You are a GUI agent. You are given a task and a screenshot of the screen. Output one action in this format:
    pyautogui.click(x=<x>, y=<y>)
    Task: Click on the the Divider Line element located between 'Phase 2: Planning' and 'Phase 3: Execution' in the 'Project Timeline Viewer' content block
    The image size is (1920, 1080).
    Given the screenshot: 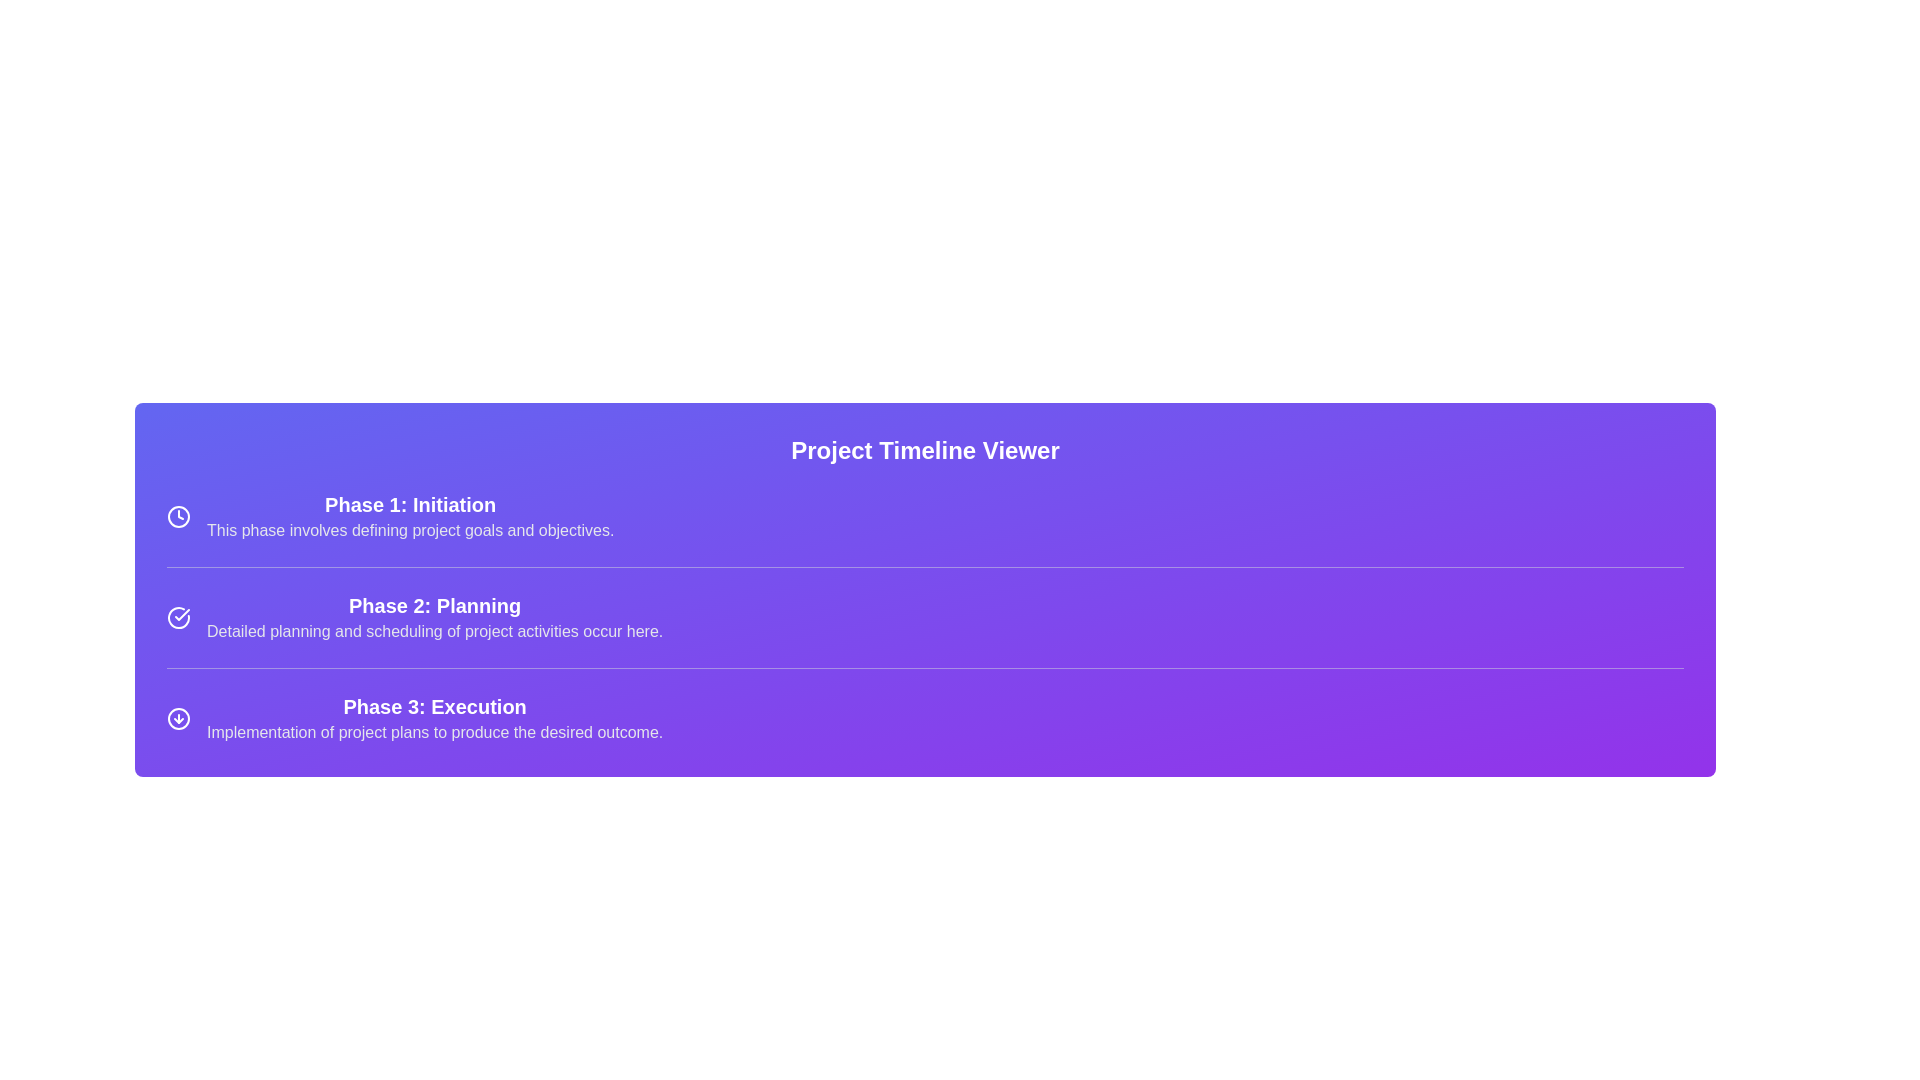 What is the action you would take?
    pyautogui.click(x=924, y=668)
    